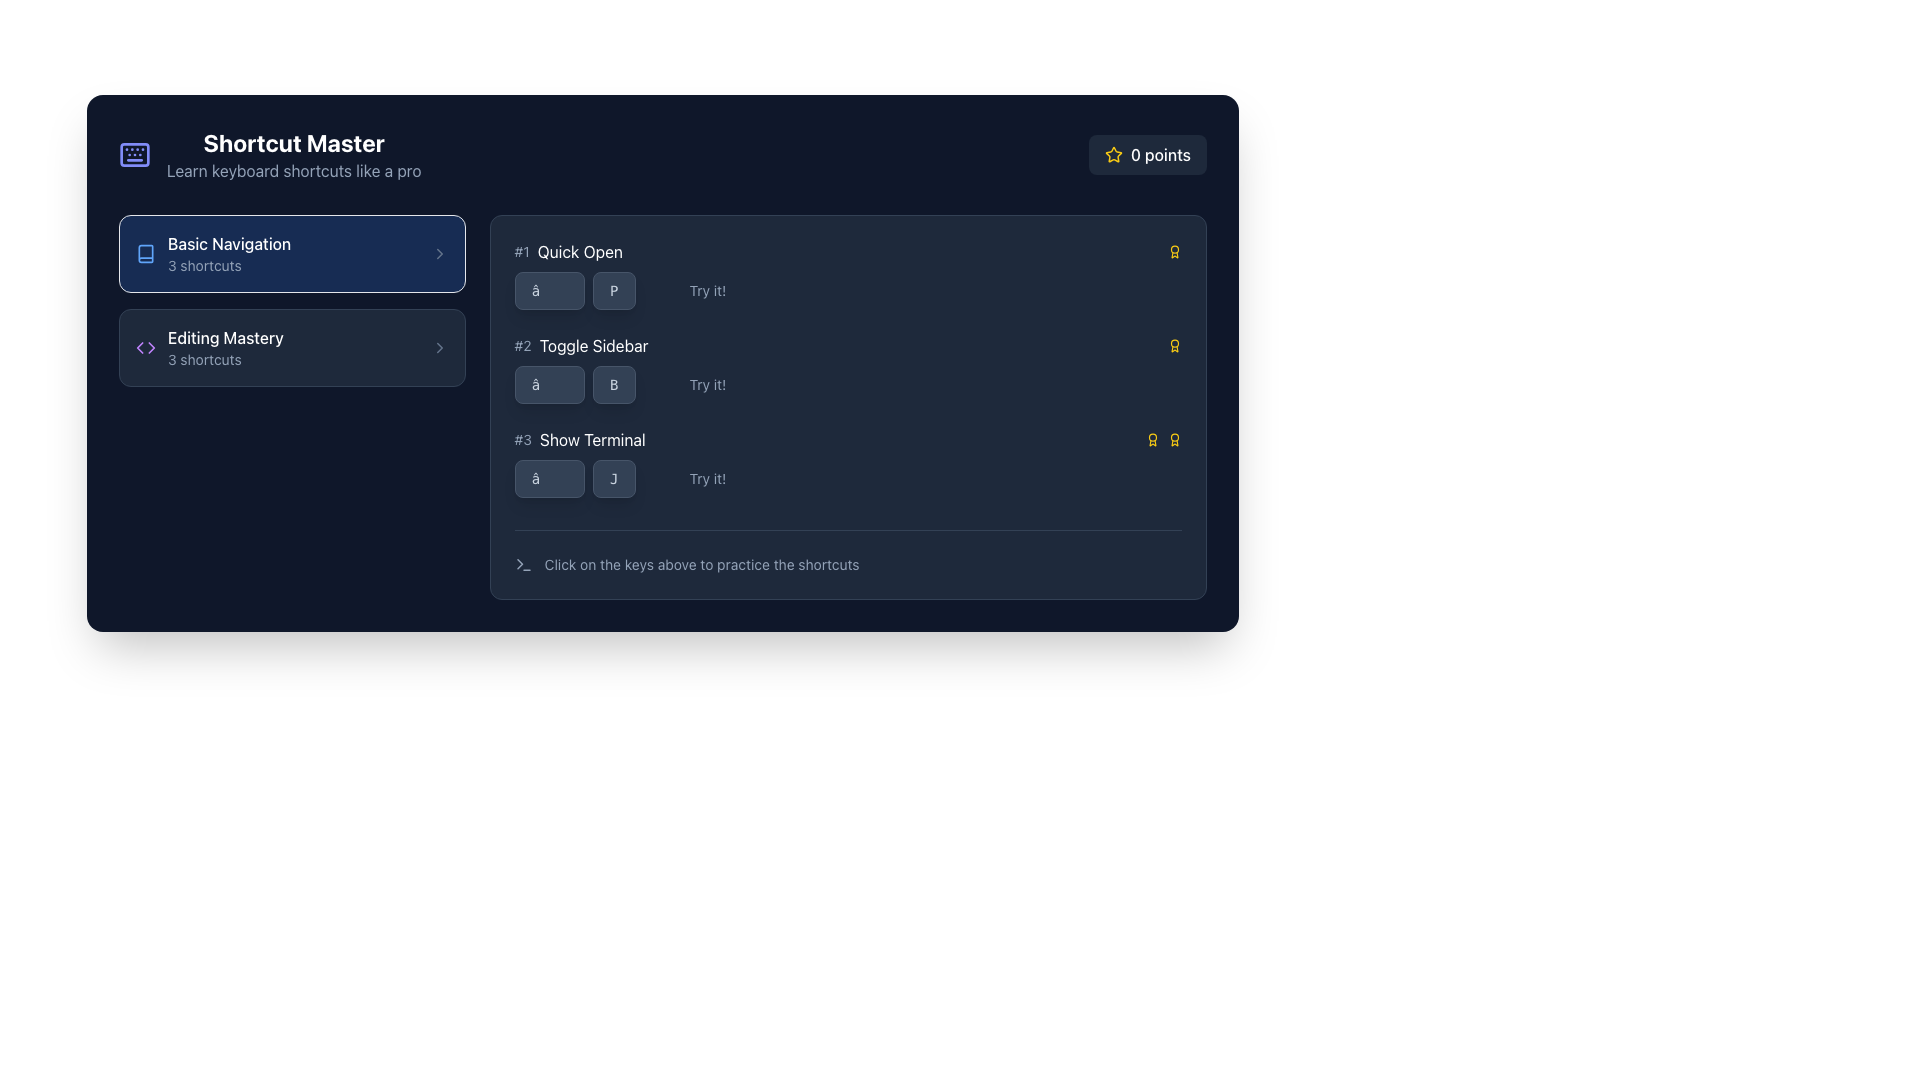 The height and width of the screenshot is (1080, 1920). What do you see at coordinates (225, 346) in the screenshot?
I see `the 'Editing Mastery' shortcuts navigational item located in the left panel below the 'Basic Navigation' section` at bounding box center [225, 346].